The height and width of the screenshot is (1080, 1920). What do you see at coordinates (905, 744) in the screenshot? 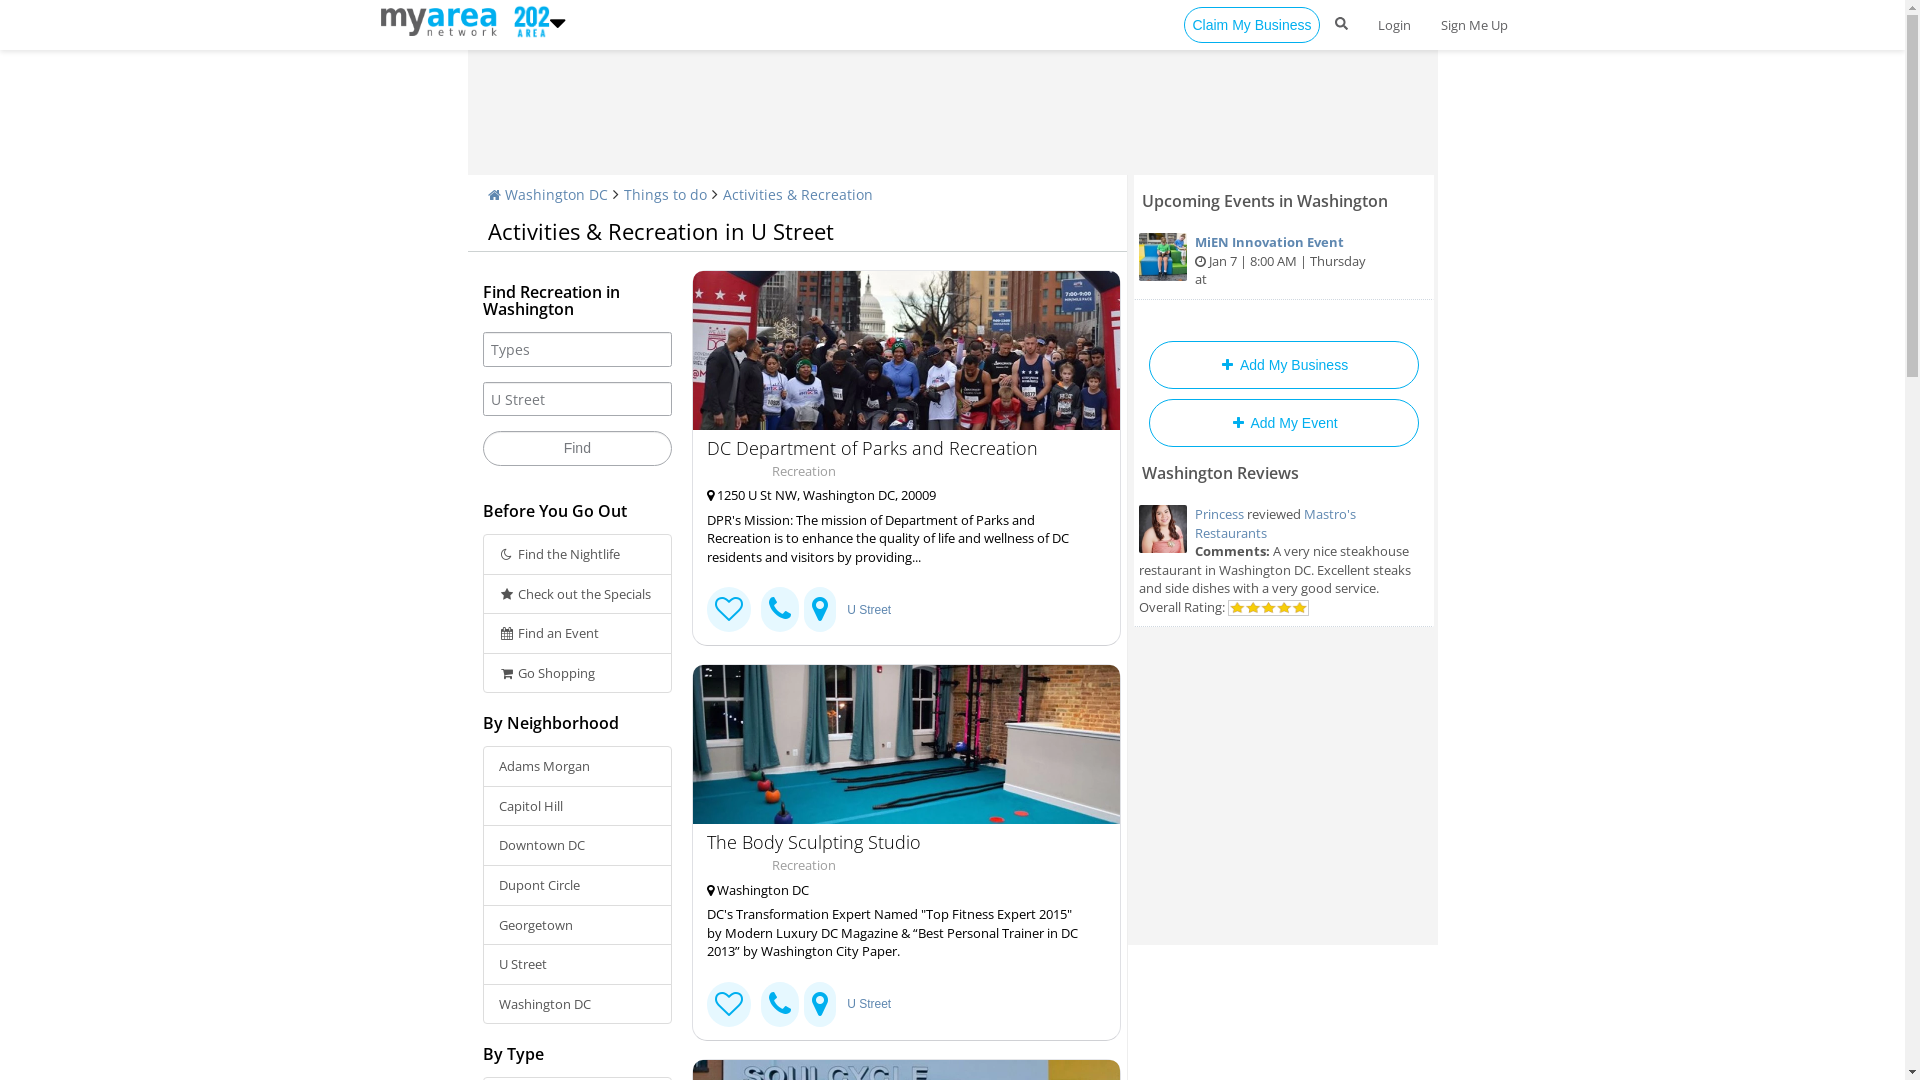
I see `'The Body Sculpting Studio'` at bounding box center [905, 744].